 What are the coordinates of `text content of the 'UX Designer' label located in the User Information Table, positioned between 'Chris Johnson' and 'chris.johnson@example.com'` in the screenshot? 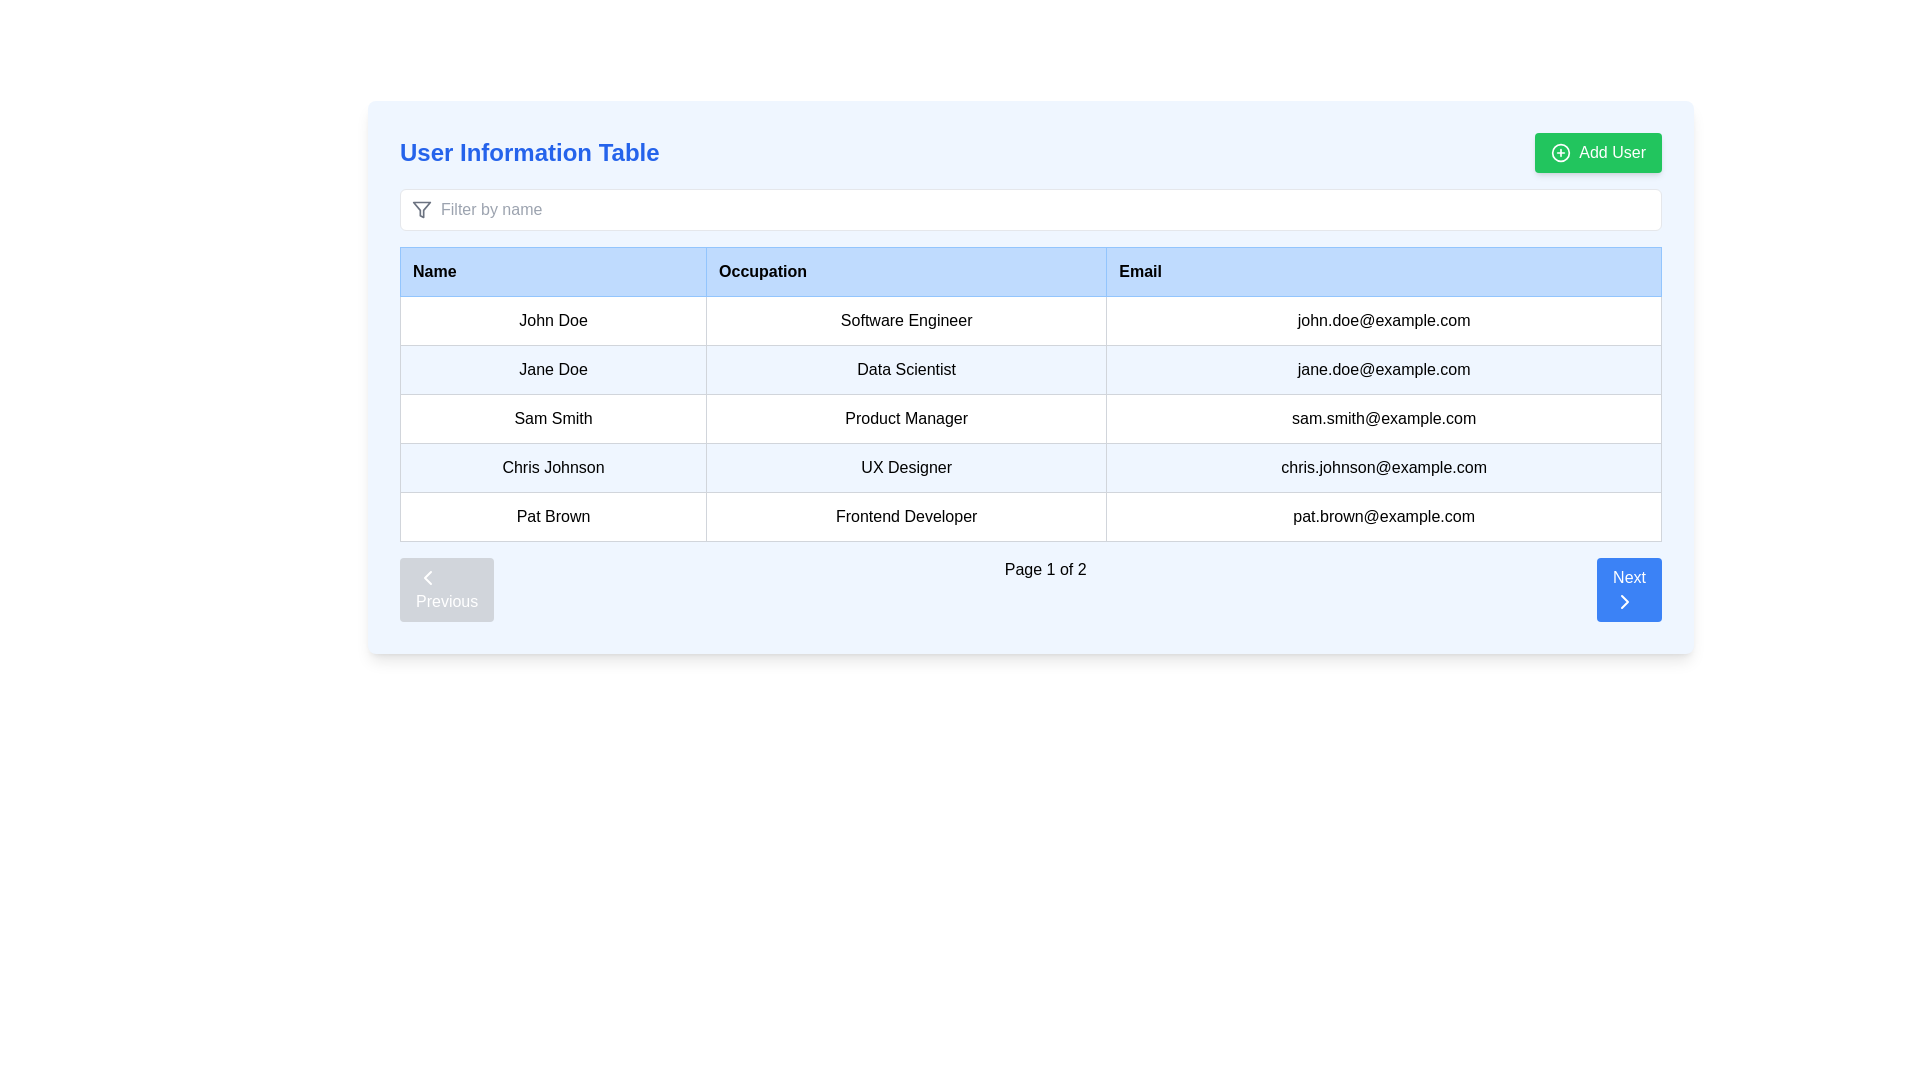 It's located at (905, 467).